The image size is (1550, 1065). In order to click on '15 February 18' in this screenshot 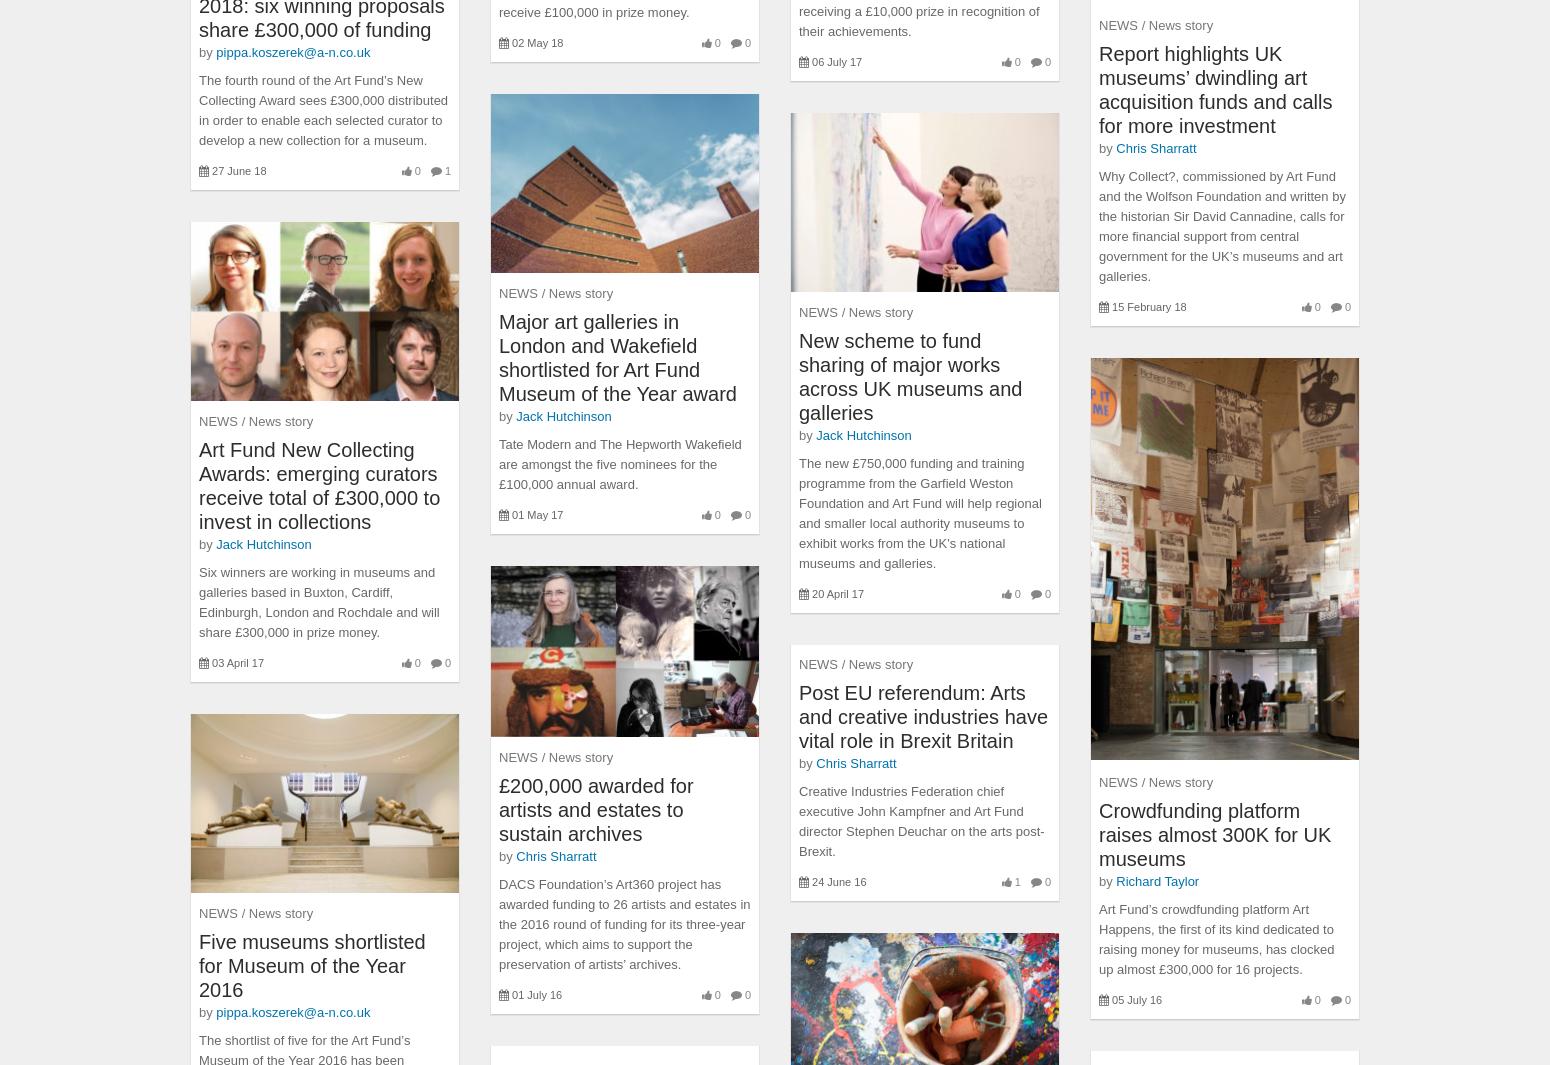, I will do `click(1148, 306)`.